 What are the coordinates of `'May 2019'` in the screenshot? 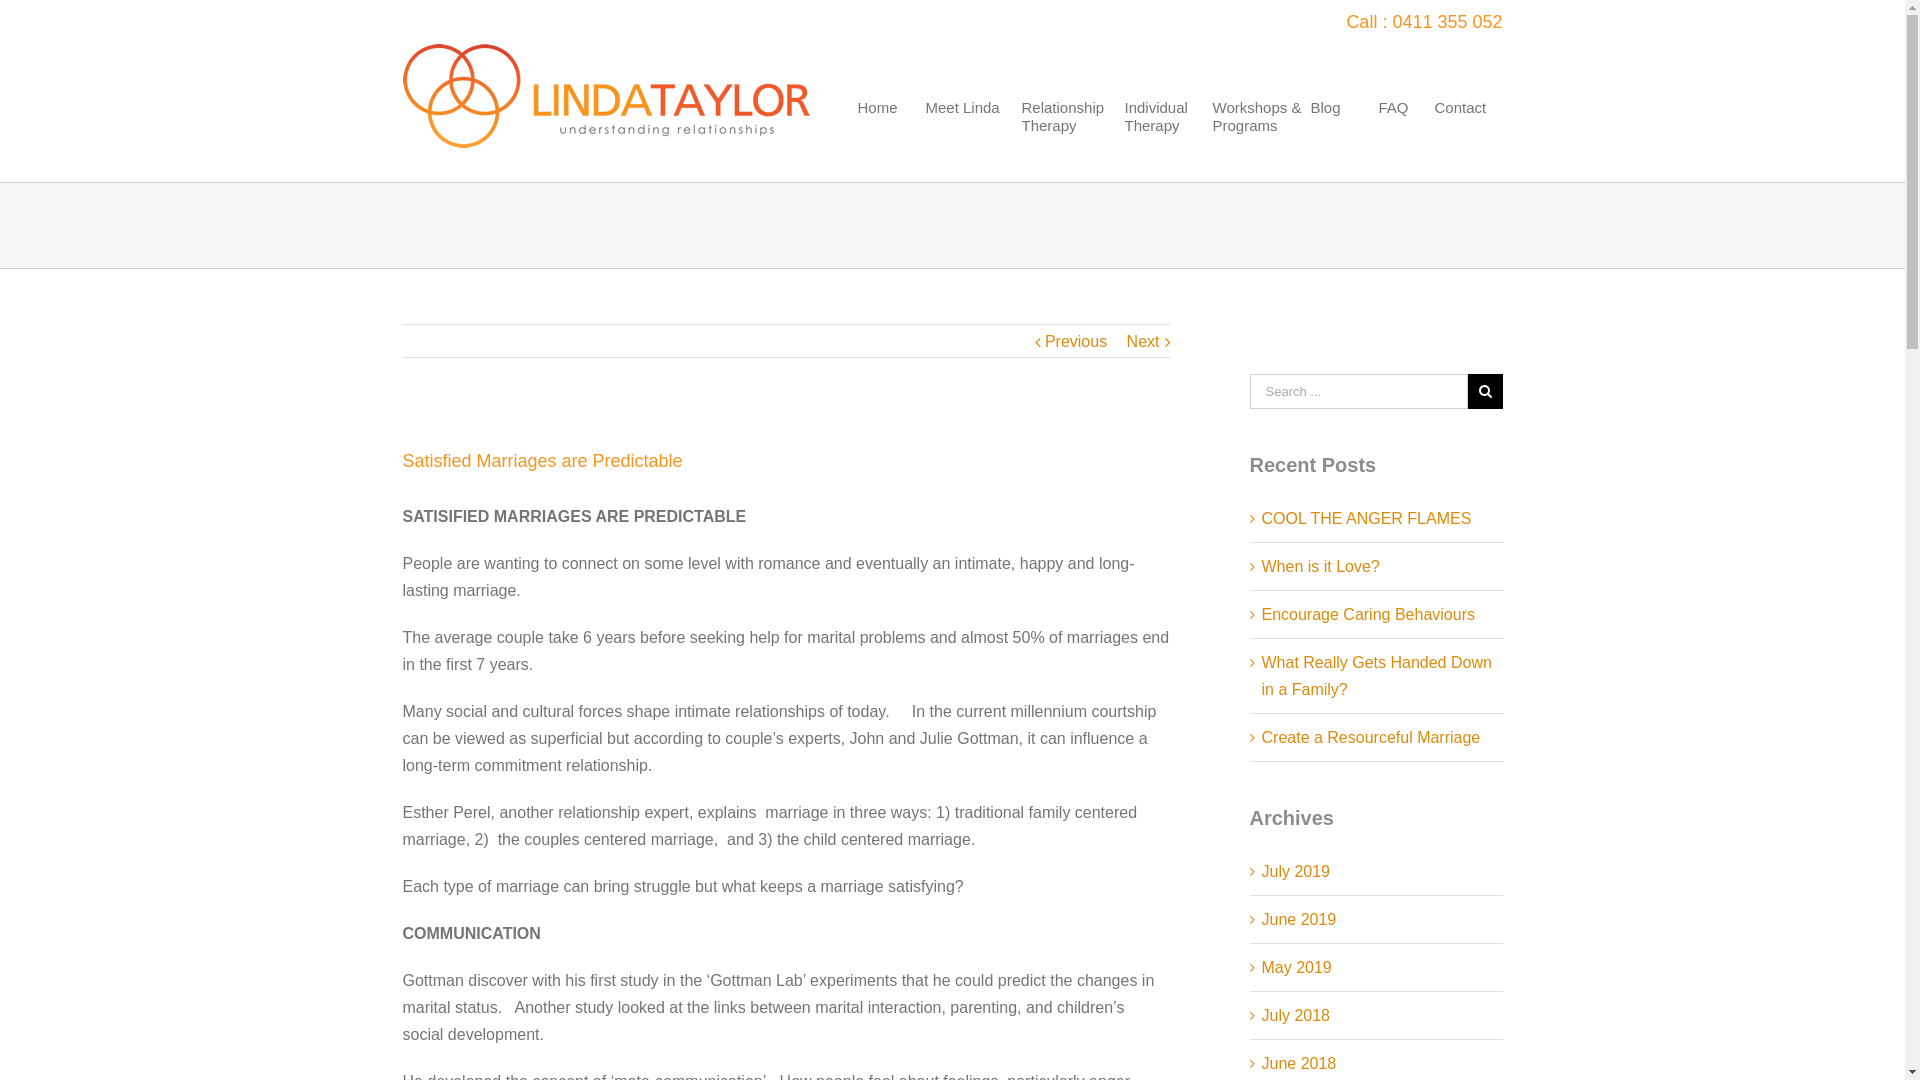 It's located at (1261, 966).